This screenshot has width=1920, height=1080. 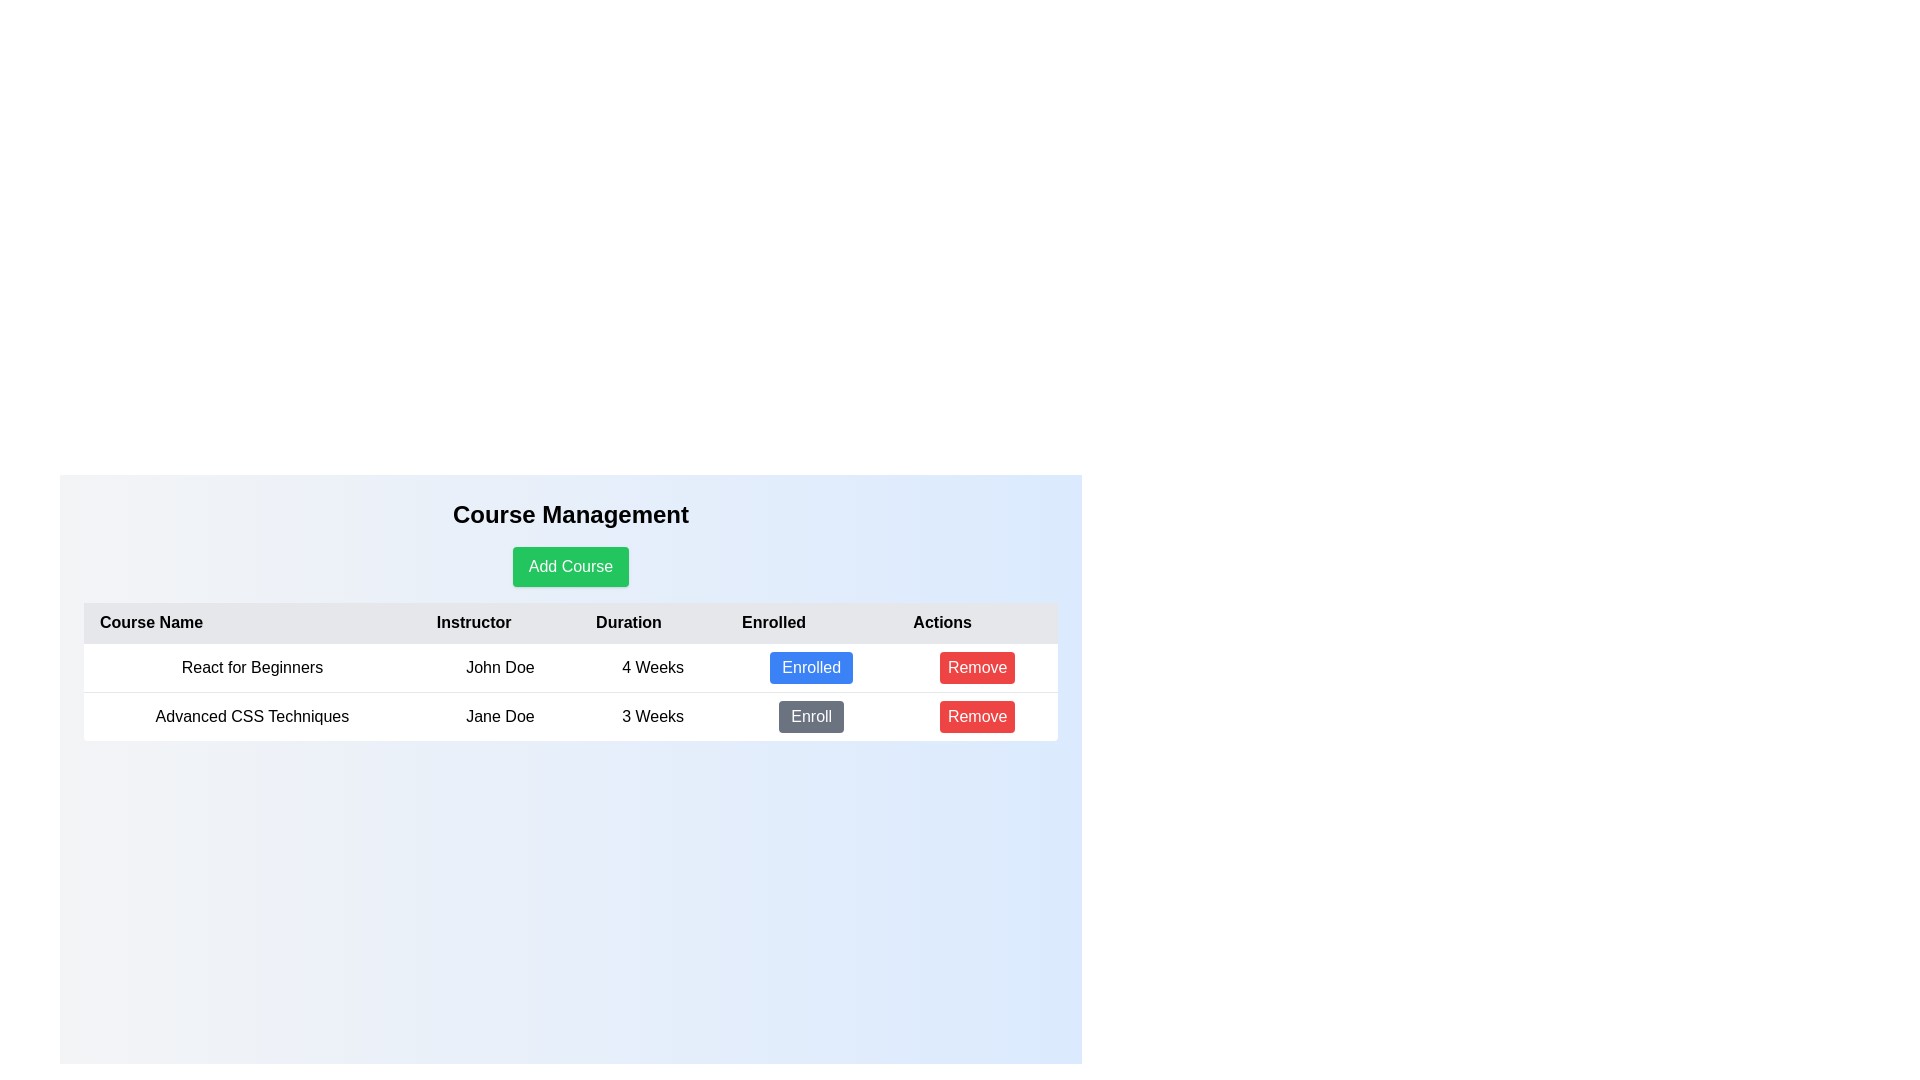 I want to click on the 'Instructor' header label, which is the second column in the header row of a table, located to the right of 'Course Name' and to the left of 'Duration', so click(x=500, y=622).